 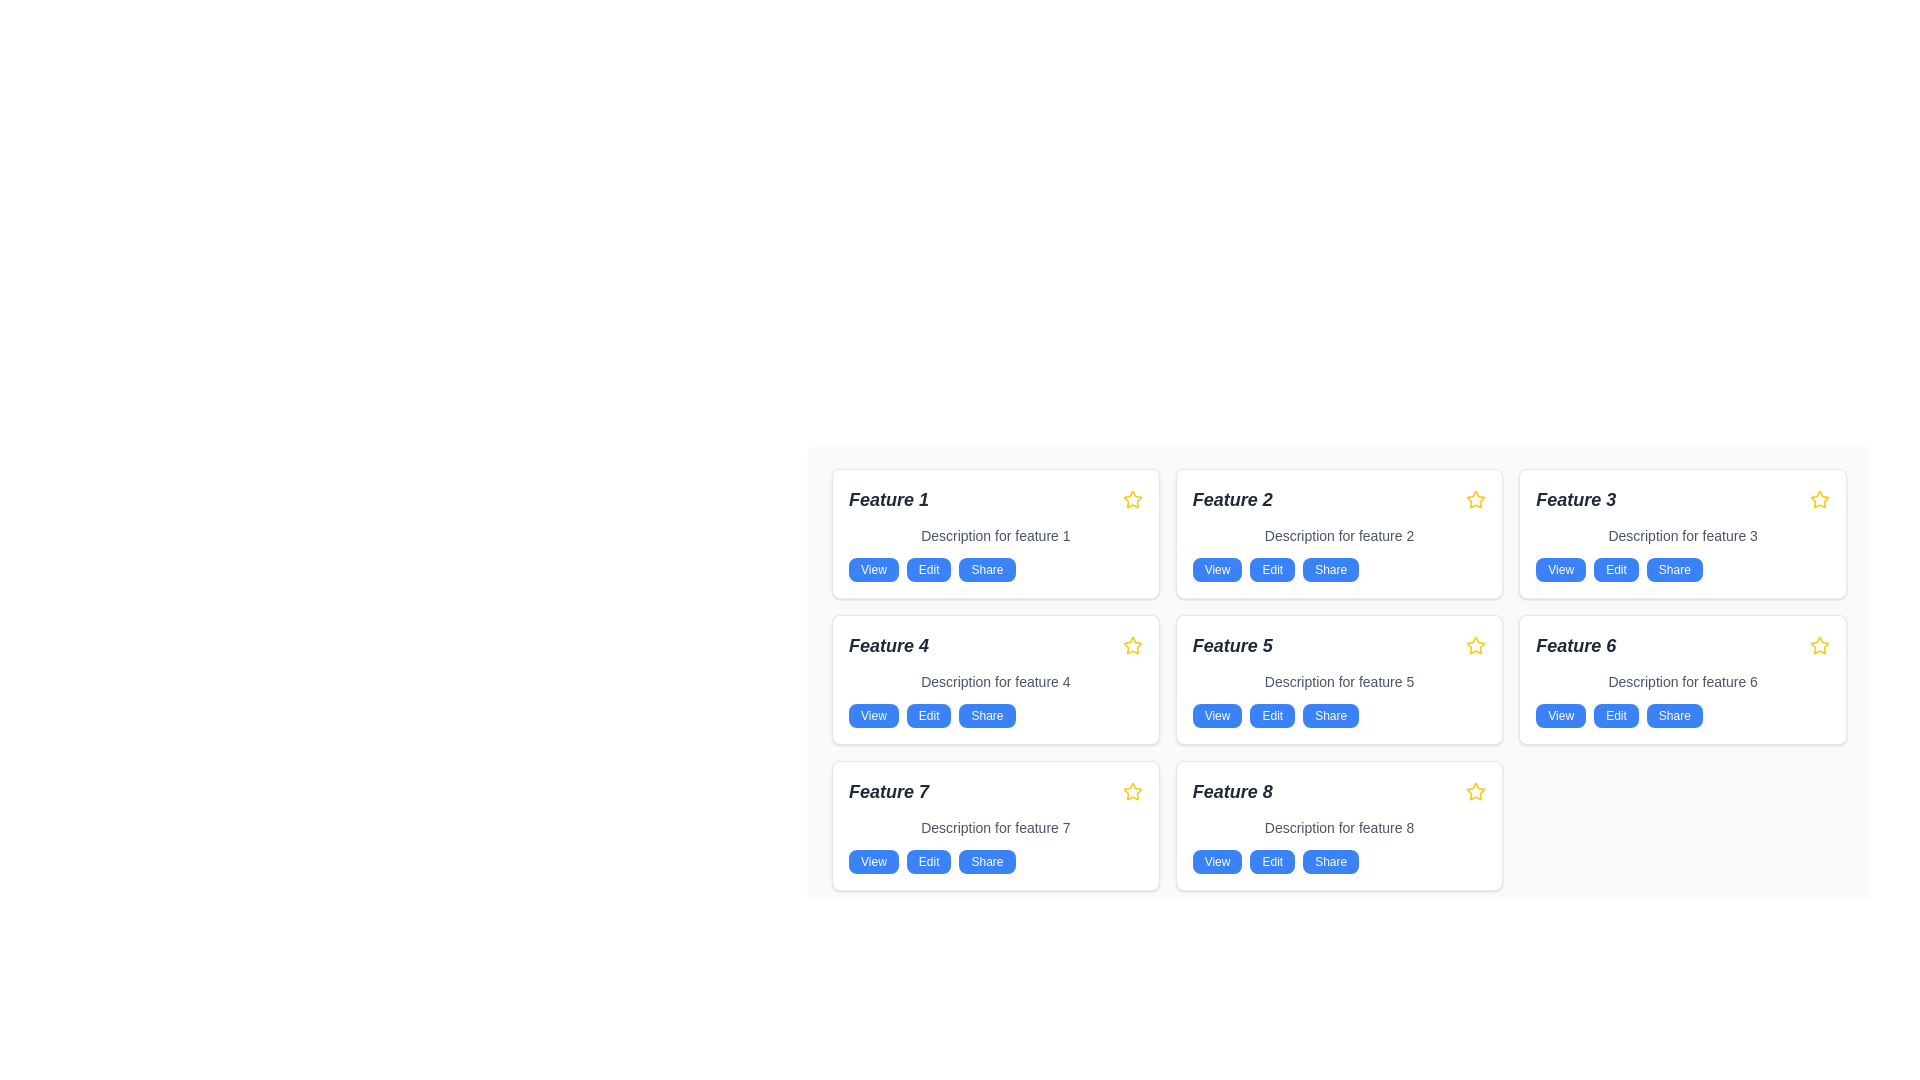 I want to click on the yellow outlined star-shaped icon, which is located to the right of the text 'Feature 5', so click(x=1476, y=645).